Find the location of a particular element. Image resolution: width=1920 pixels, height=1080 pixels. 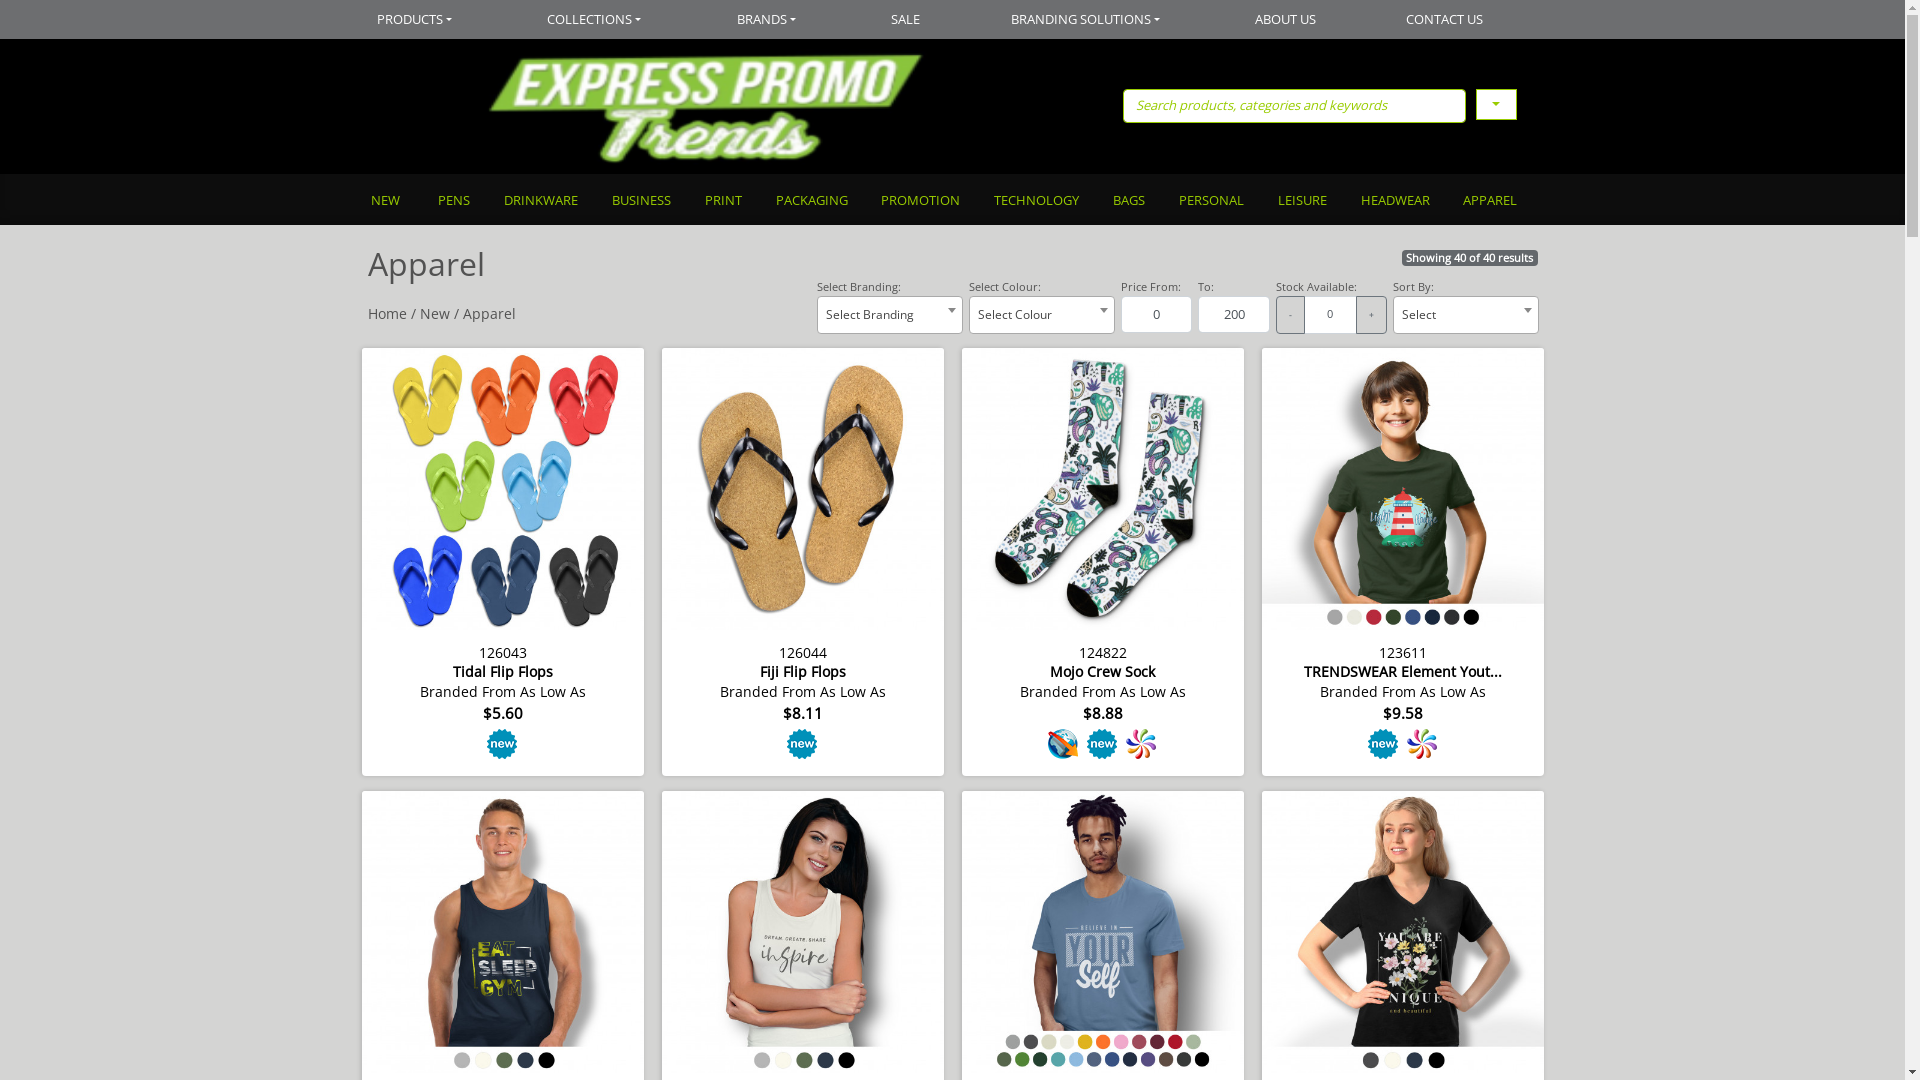

'TECHNOLOGY' is located at coordinates (1035, 201).